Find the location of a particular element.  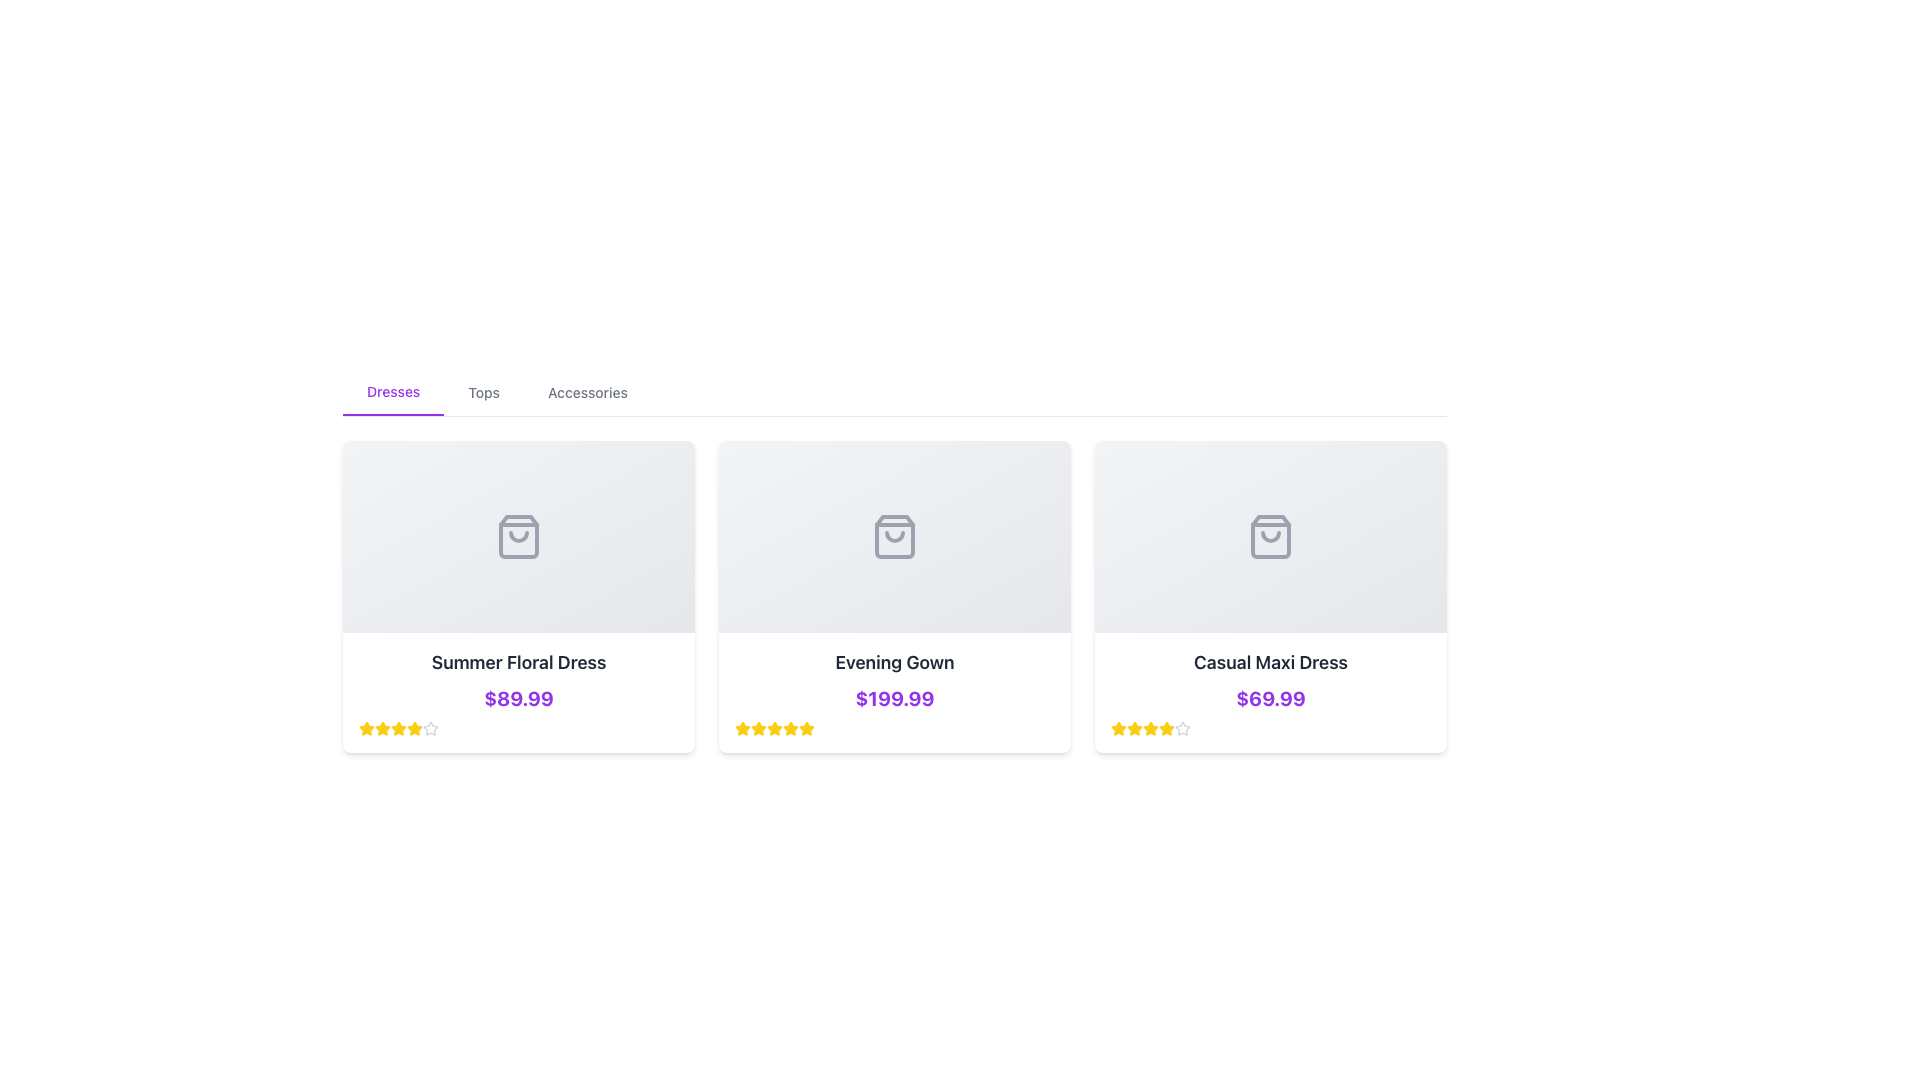

the main body section of the shopping bag icon, which is displayed in light gray and is part of the card layout for the 'Summer Floral Dress' item is located at coordinates (518, 535).